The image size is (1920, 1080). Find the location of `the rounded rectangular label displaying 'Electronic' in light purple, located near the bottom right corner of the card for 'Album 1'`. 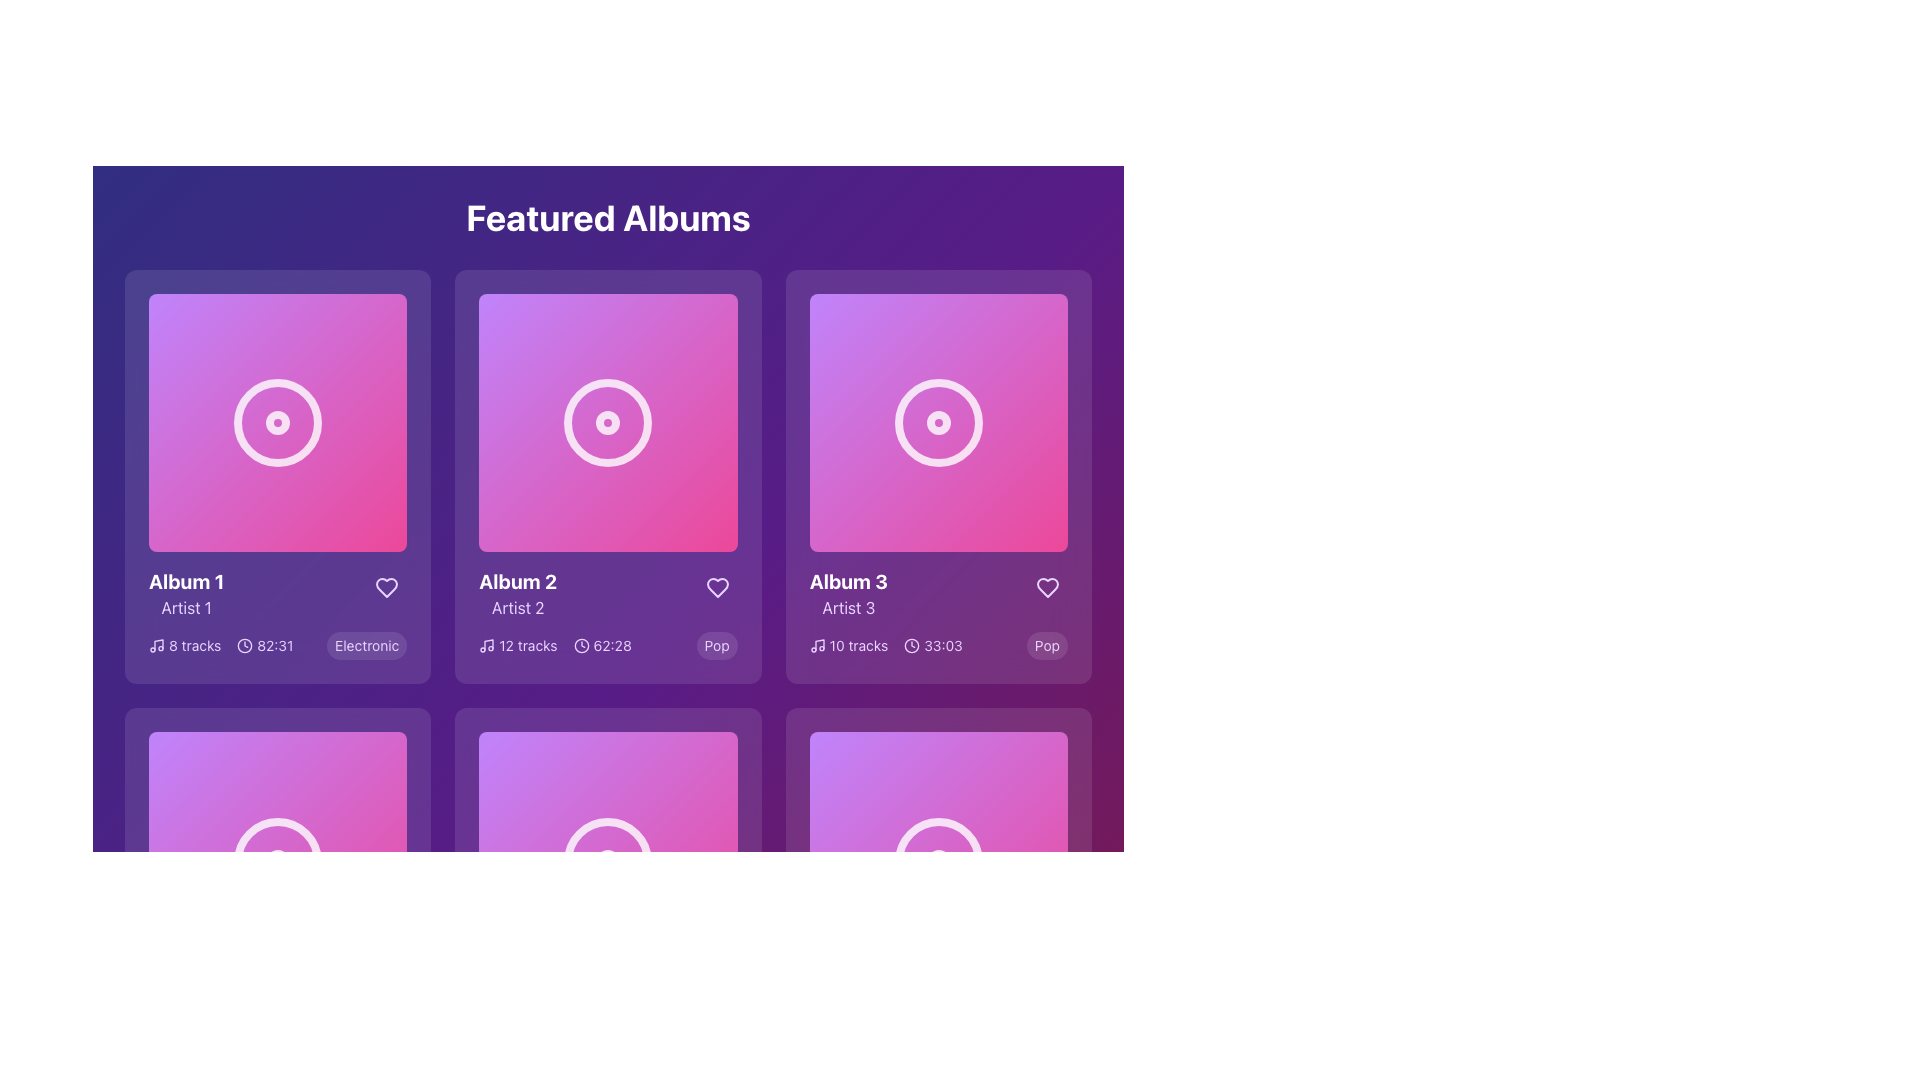

the rounded rectangular label displaying 'Electronic' in light purple, located near the bottom right corner of the card for 'Album 1' is located at coordinates (367, 646).